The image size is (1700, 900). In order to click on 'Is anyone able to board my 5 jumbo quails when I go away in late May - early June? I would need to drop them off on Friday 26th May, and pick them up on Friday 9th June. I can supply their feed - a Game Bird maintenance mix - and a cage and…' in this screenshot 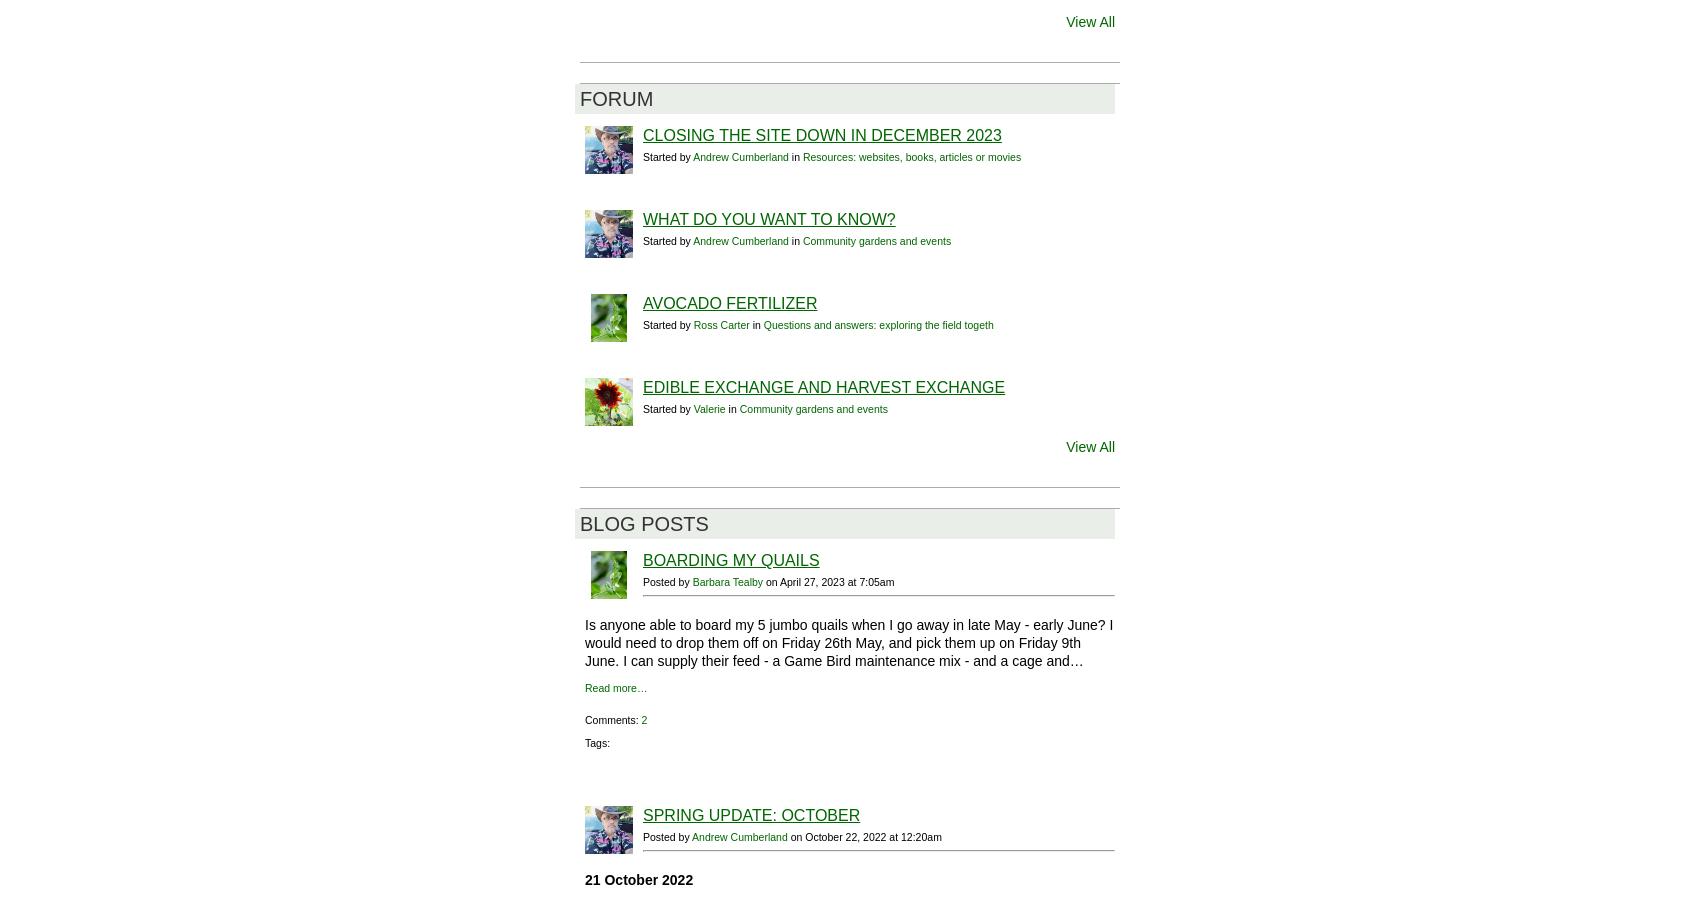, I will do `click(847, 642)`.